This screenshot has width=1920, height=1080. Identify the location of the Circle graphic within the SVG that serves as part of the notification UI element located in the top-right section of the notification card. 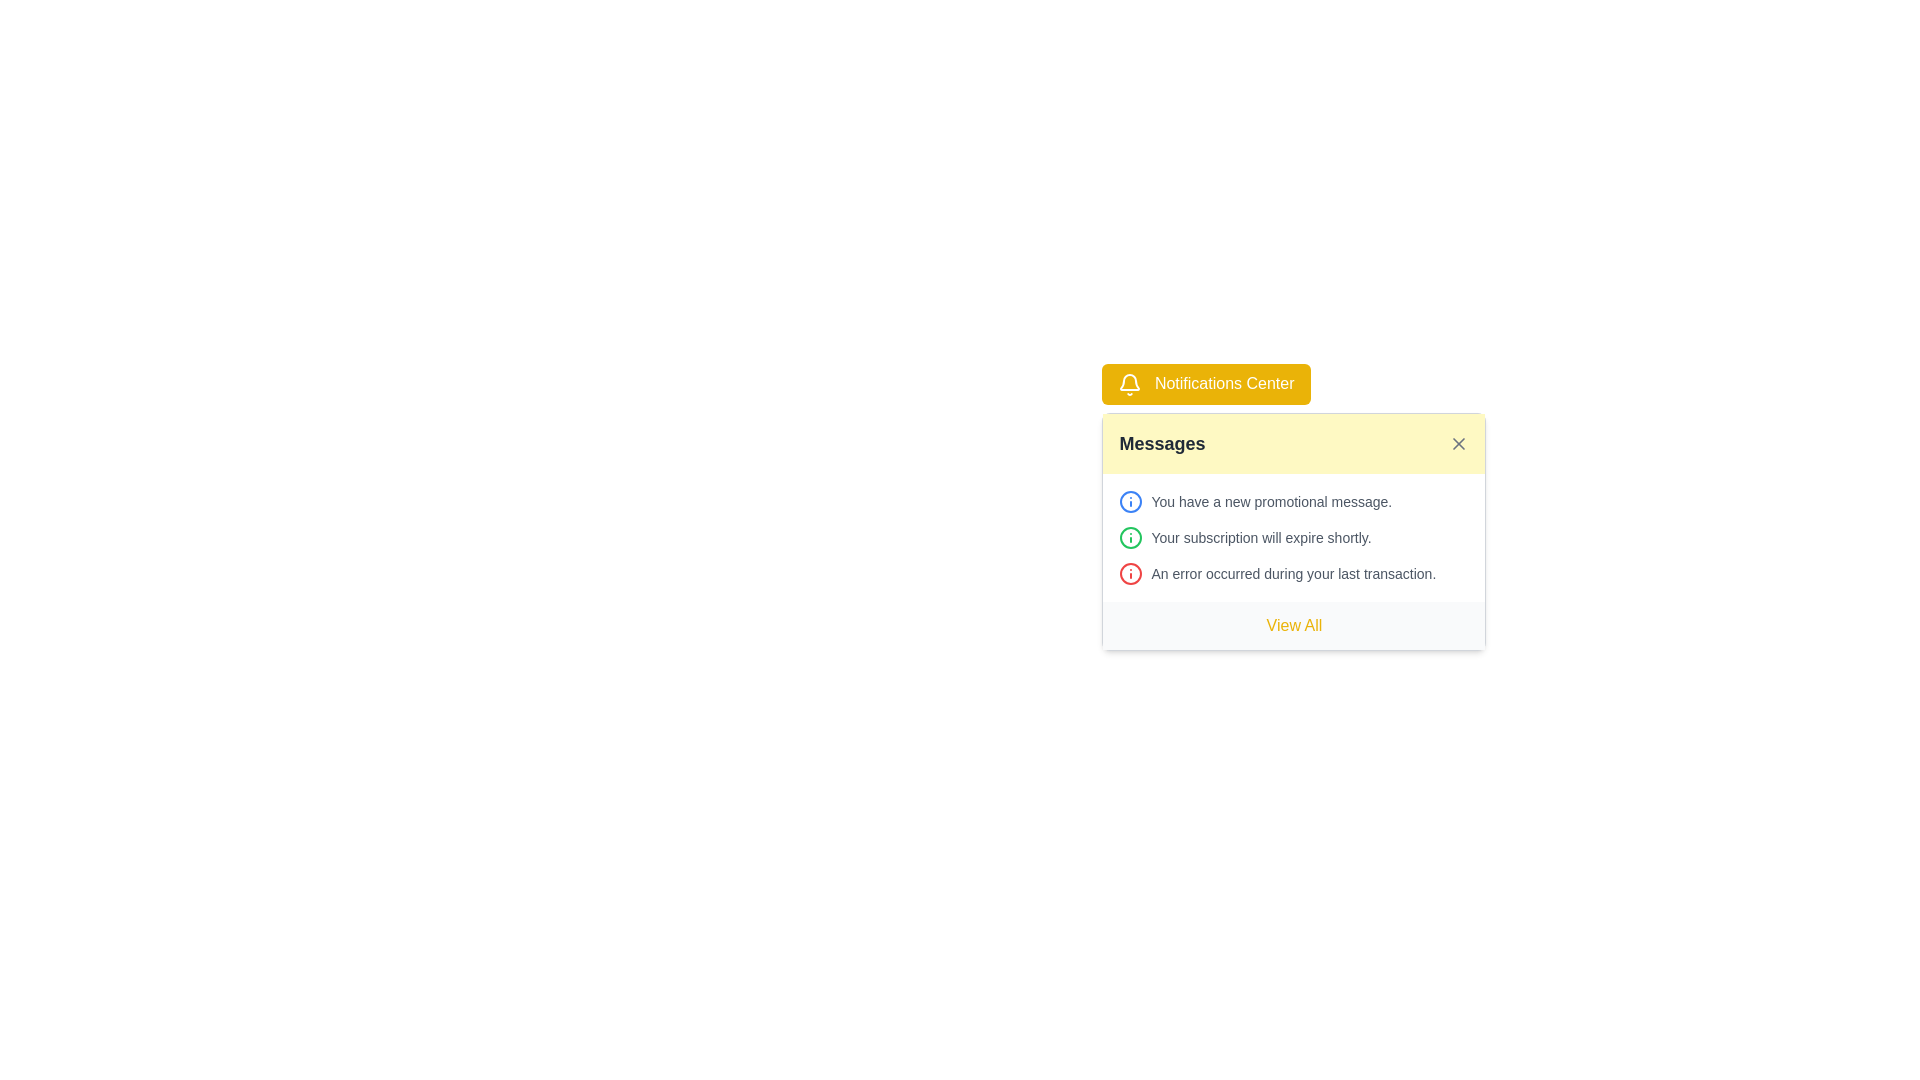
(1131, 573).